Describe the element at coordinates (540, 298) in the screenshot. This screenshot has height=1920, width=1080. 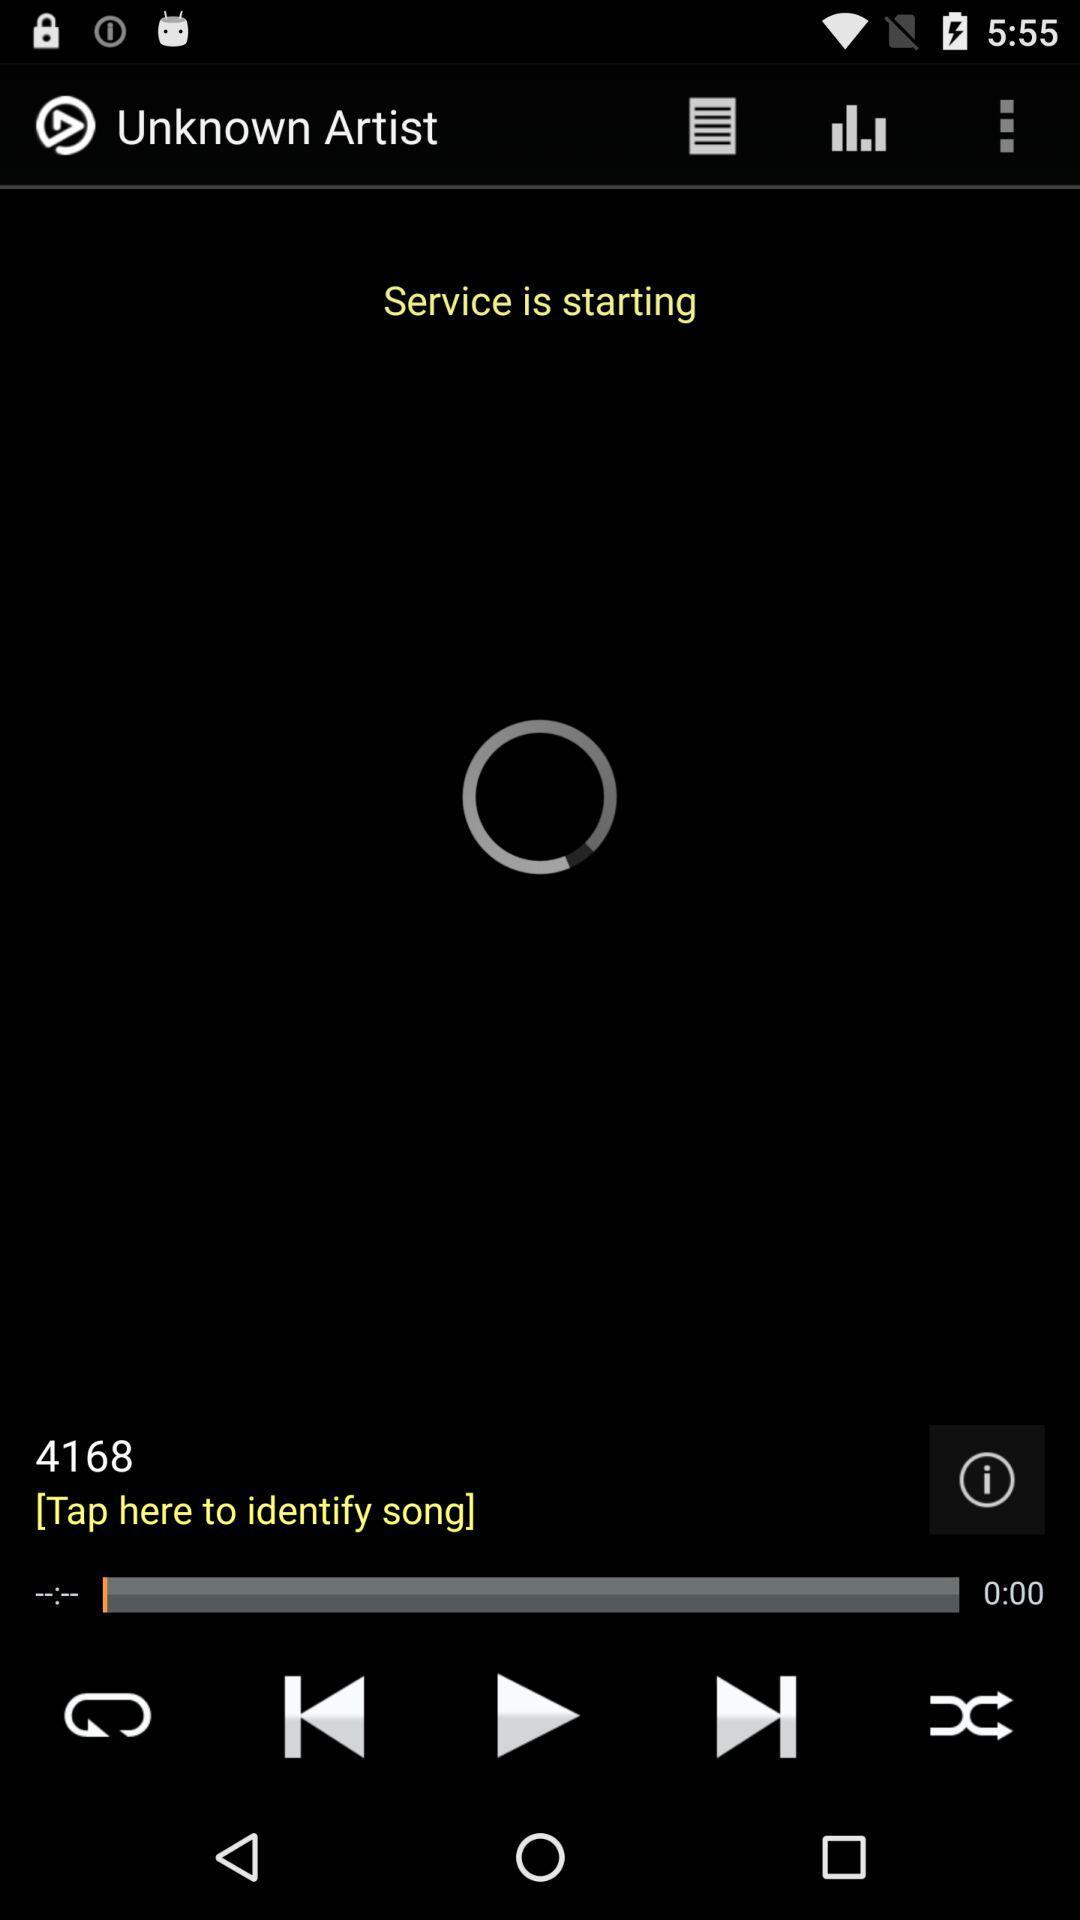
I see `the service is starting app` at that location.